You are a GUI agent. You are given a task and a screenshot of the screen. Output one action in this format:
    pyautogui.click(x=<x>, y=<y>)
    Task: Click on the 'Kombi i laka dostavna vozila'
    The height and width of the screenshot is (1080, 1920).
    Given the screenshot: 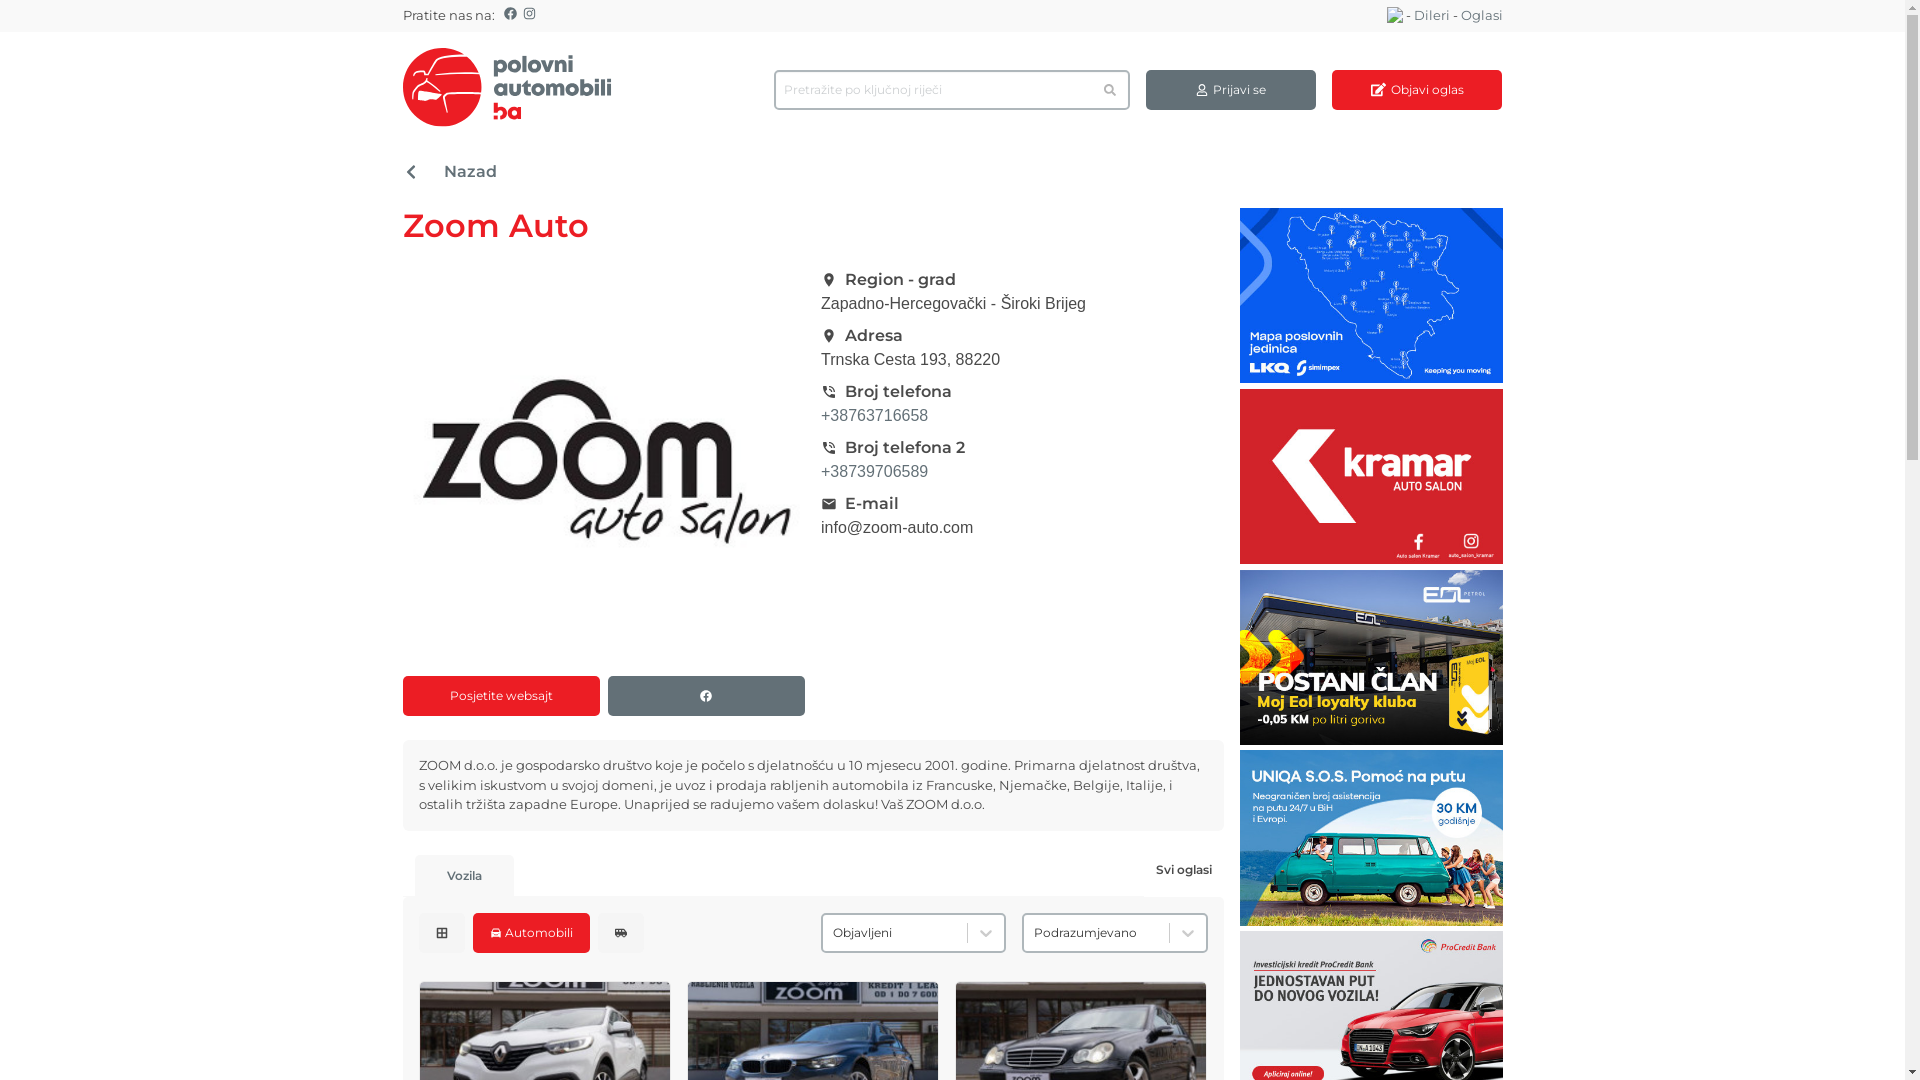 What is the action you would take?
    pyautogui.click(x=619, y=932)
    